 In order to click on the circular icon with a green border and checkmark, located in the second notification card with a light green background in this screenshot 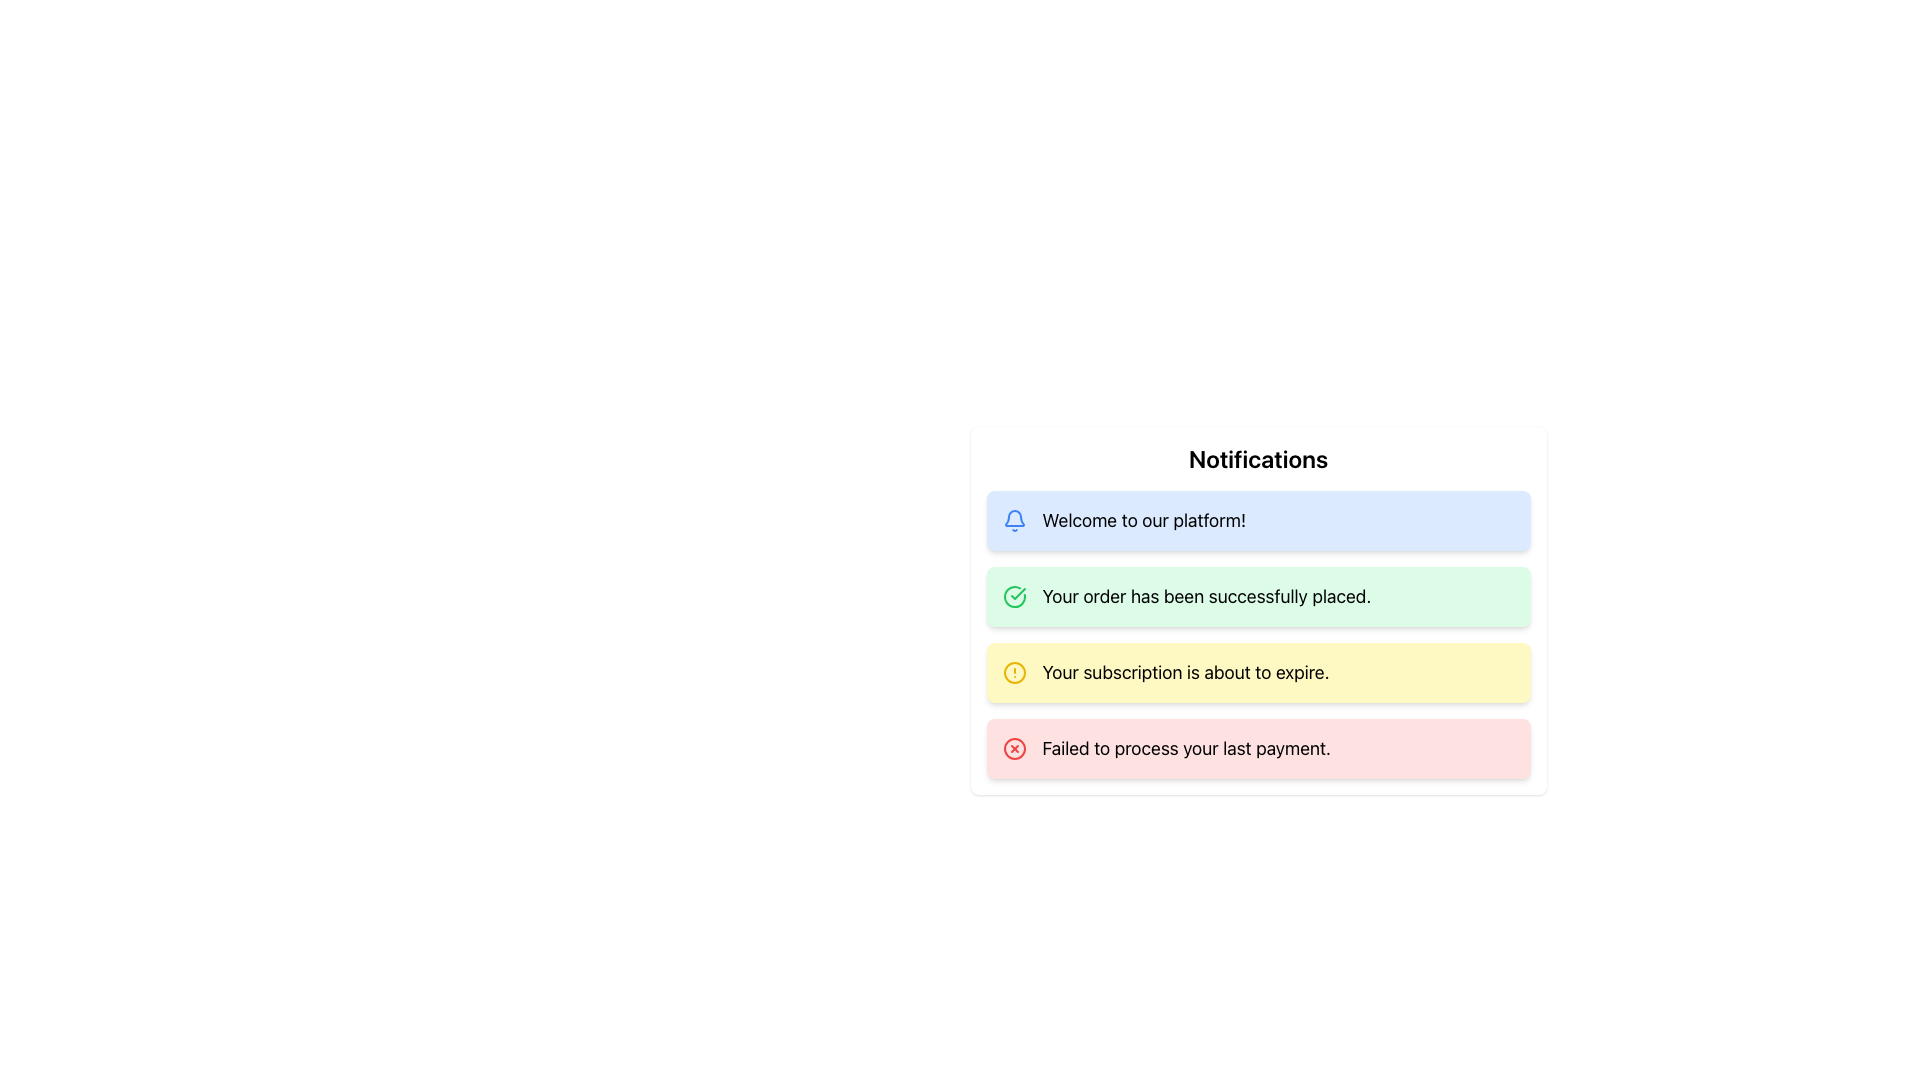, I will do `click(1014, 596)`.